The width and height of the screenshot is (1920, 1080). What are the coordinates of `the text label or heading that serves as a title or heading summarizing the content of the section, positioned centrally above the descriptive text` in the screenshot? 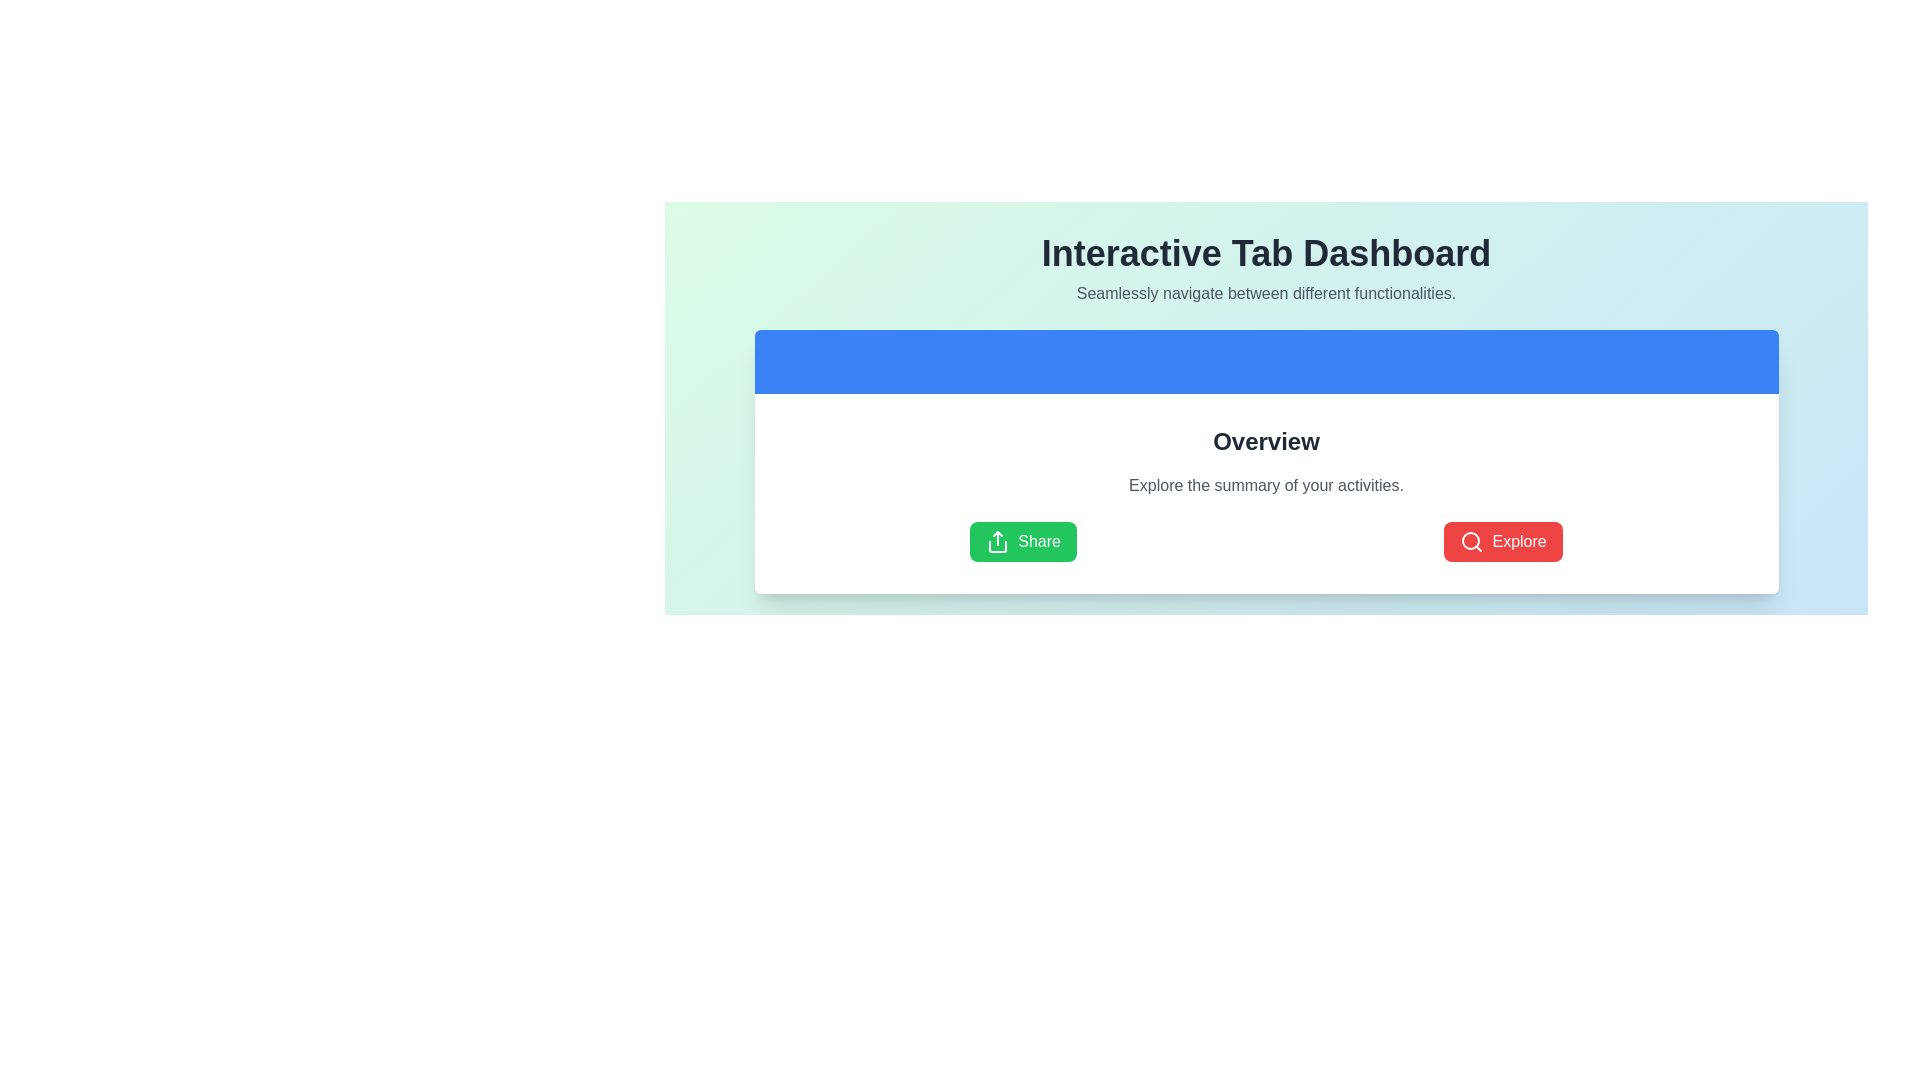 It's located at (1265, 441).